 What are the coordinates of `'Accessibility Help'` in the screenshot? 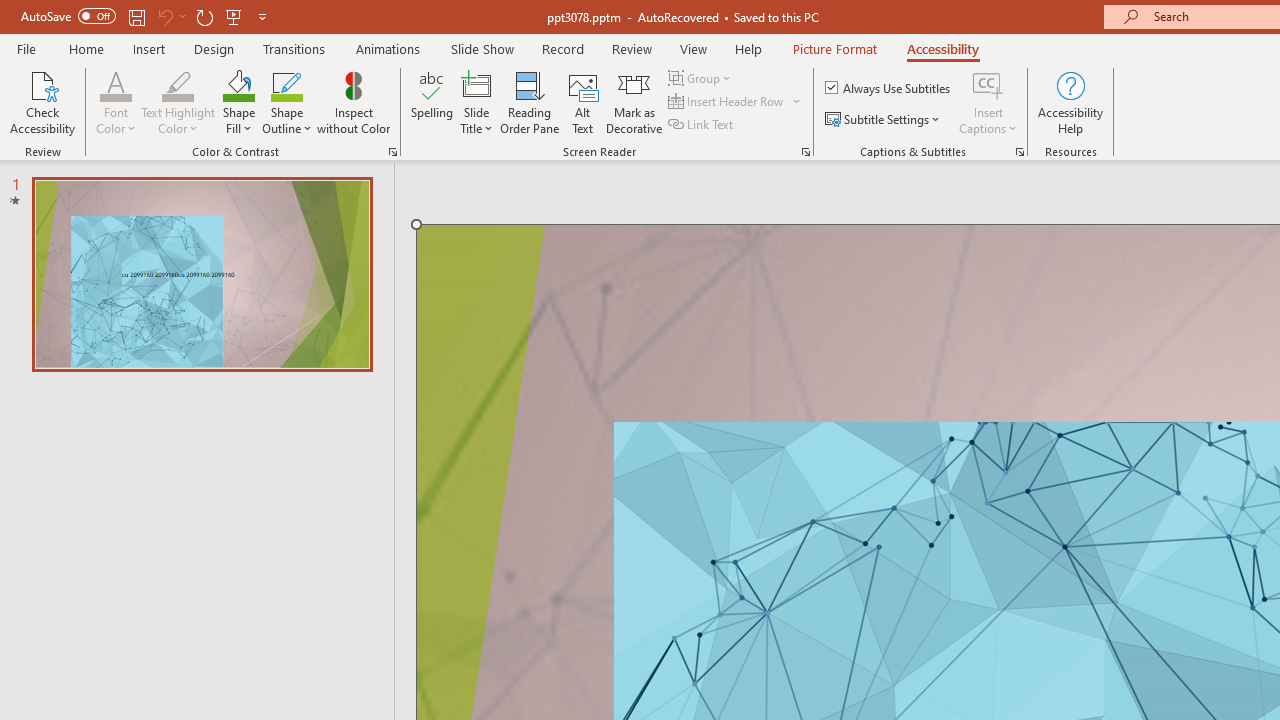 It's located at (1069, 103).